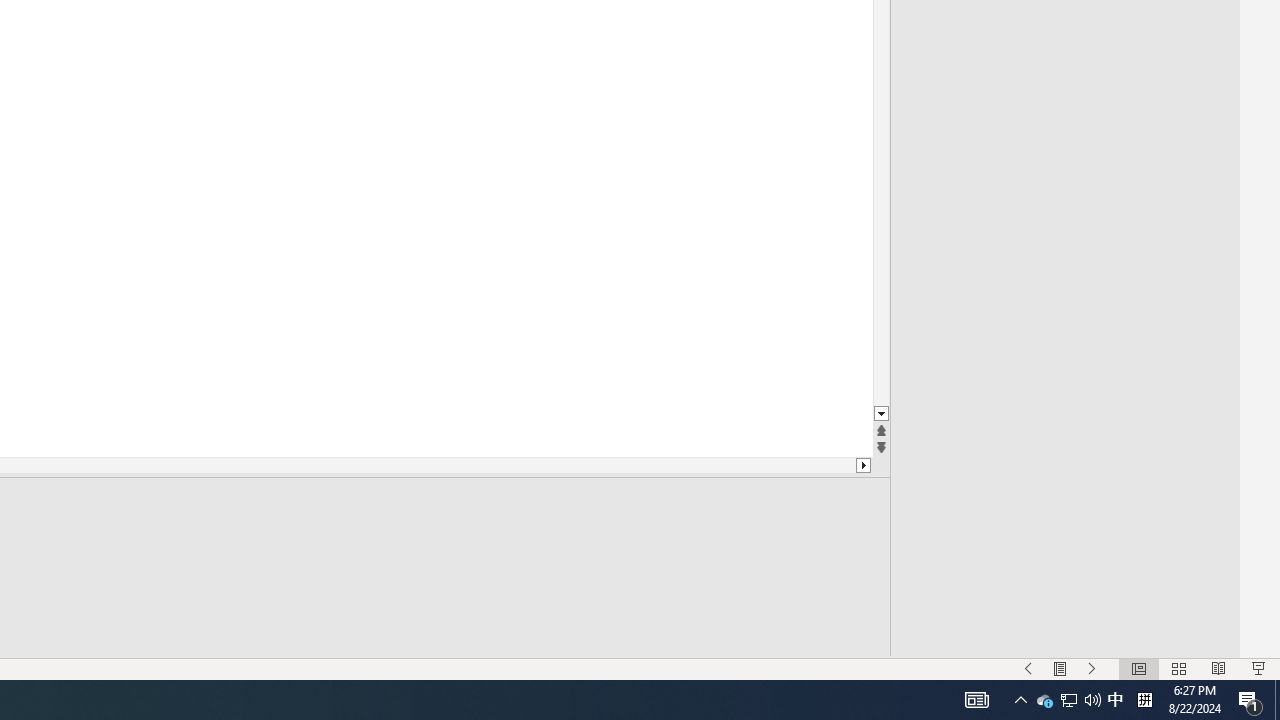  I want to click on 'Menu On', so click(1059, 669).